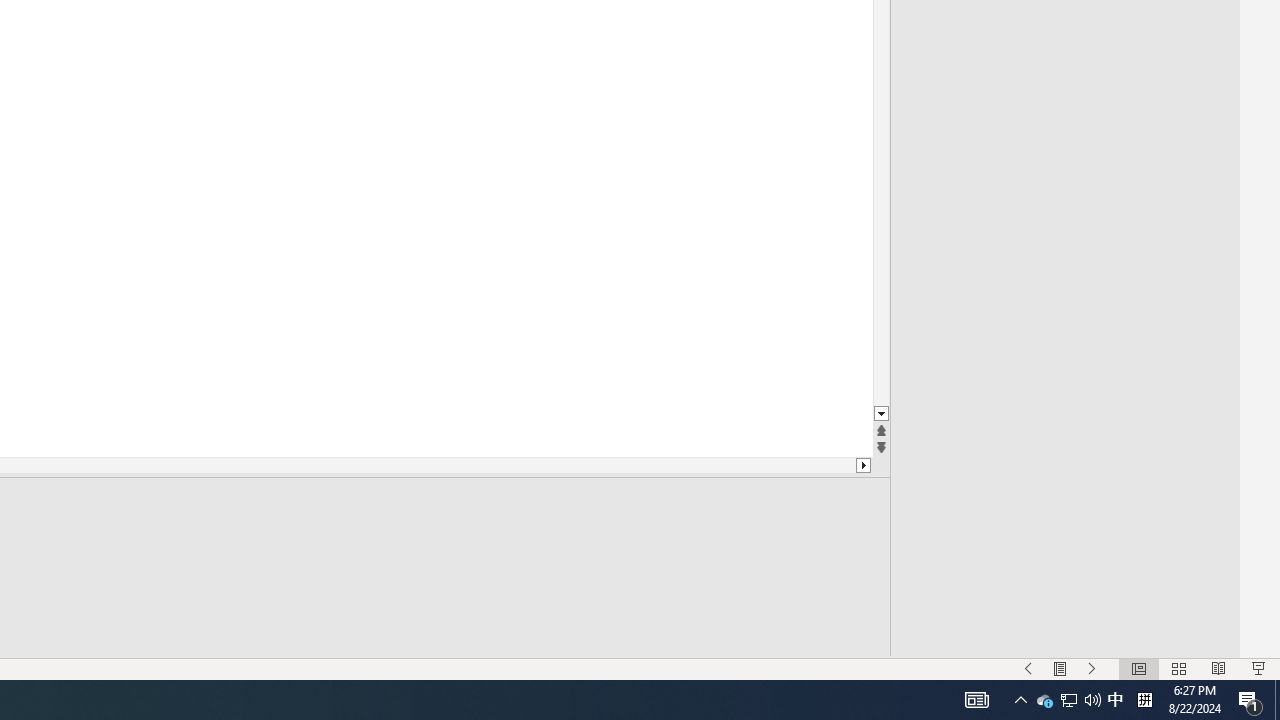  I want to click on 'Menu On', so click(1059, 669).